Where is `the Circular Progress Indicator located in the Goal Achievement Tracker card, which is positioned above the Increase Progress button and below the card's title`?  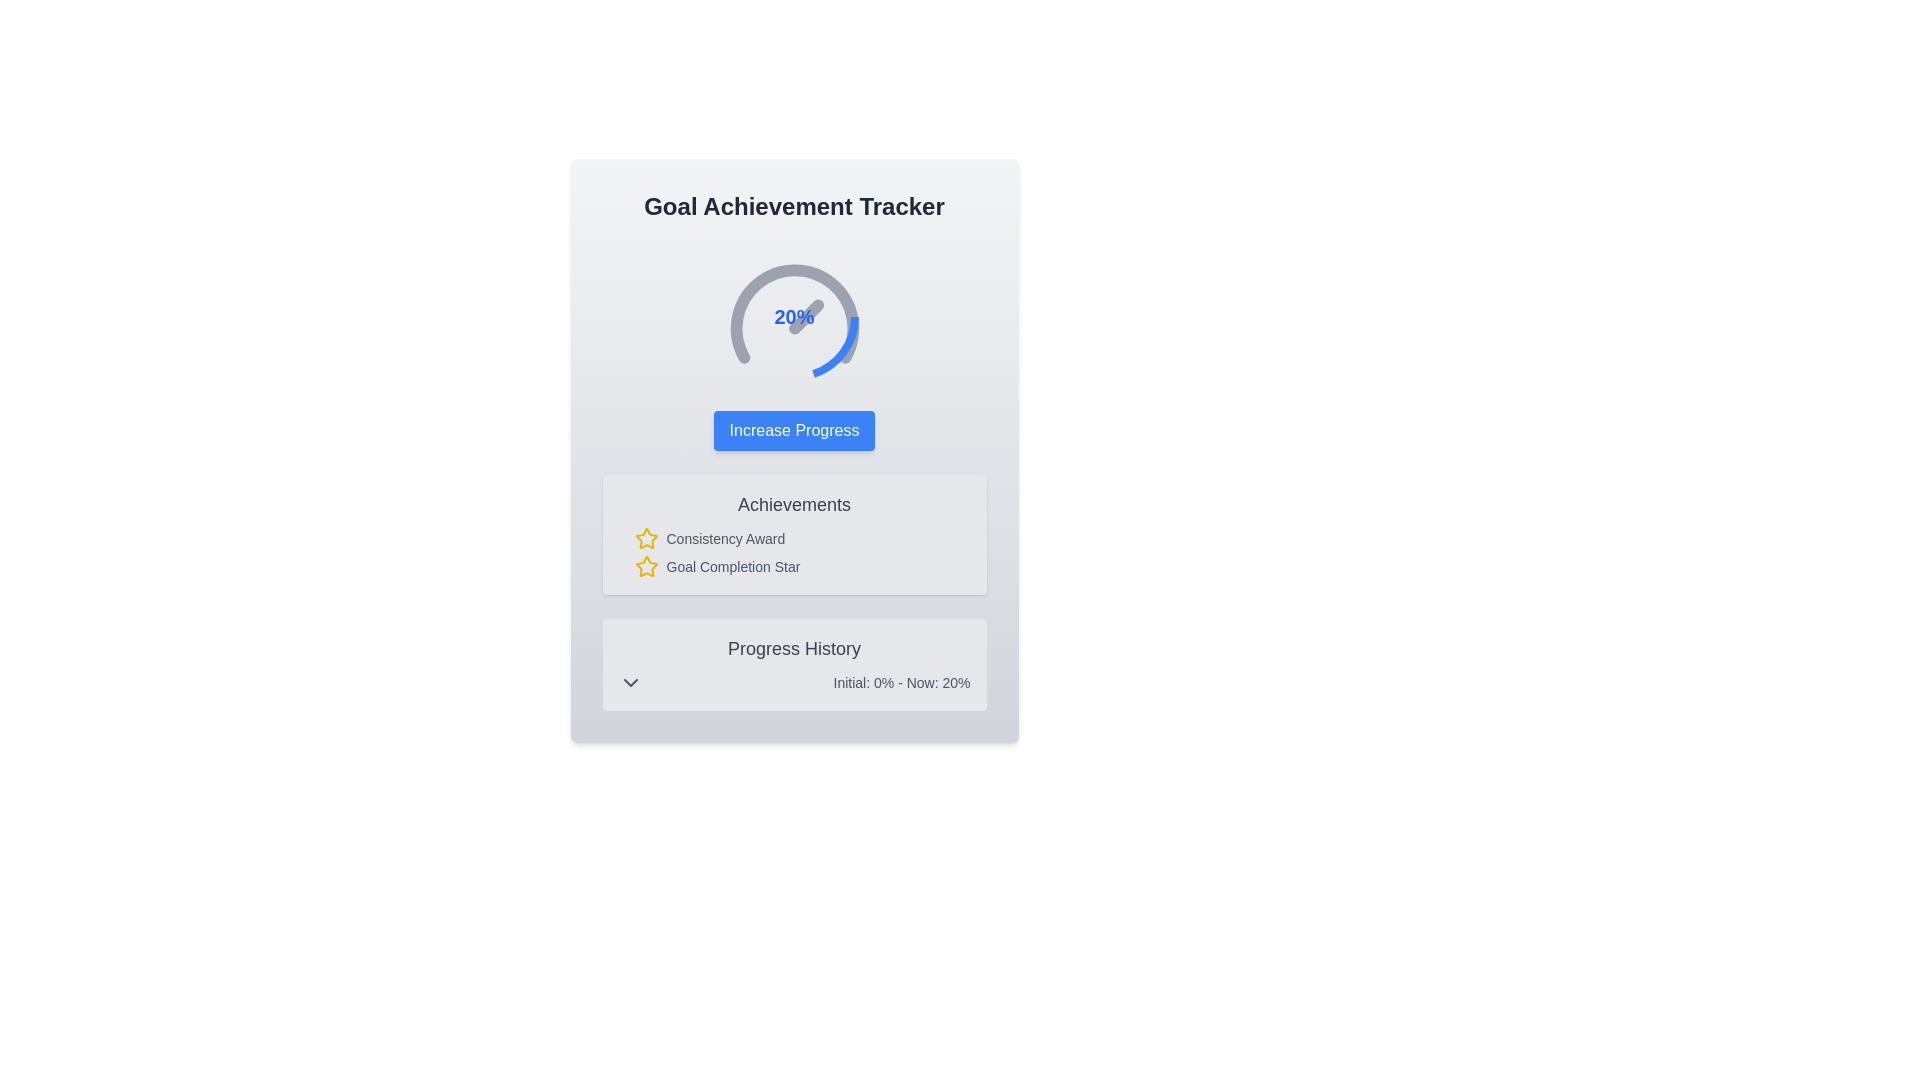 the Circular Progress Indicator located in the Goal Achievement Tracker card, which is positioned above the Increase Progress button and below the card's title is located at coordinates (793, 315).